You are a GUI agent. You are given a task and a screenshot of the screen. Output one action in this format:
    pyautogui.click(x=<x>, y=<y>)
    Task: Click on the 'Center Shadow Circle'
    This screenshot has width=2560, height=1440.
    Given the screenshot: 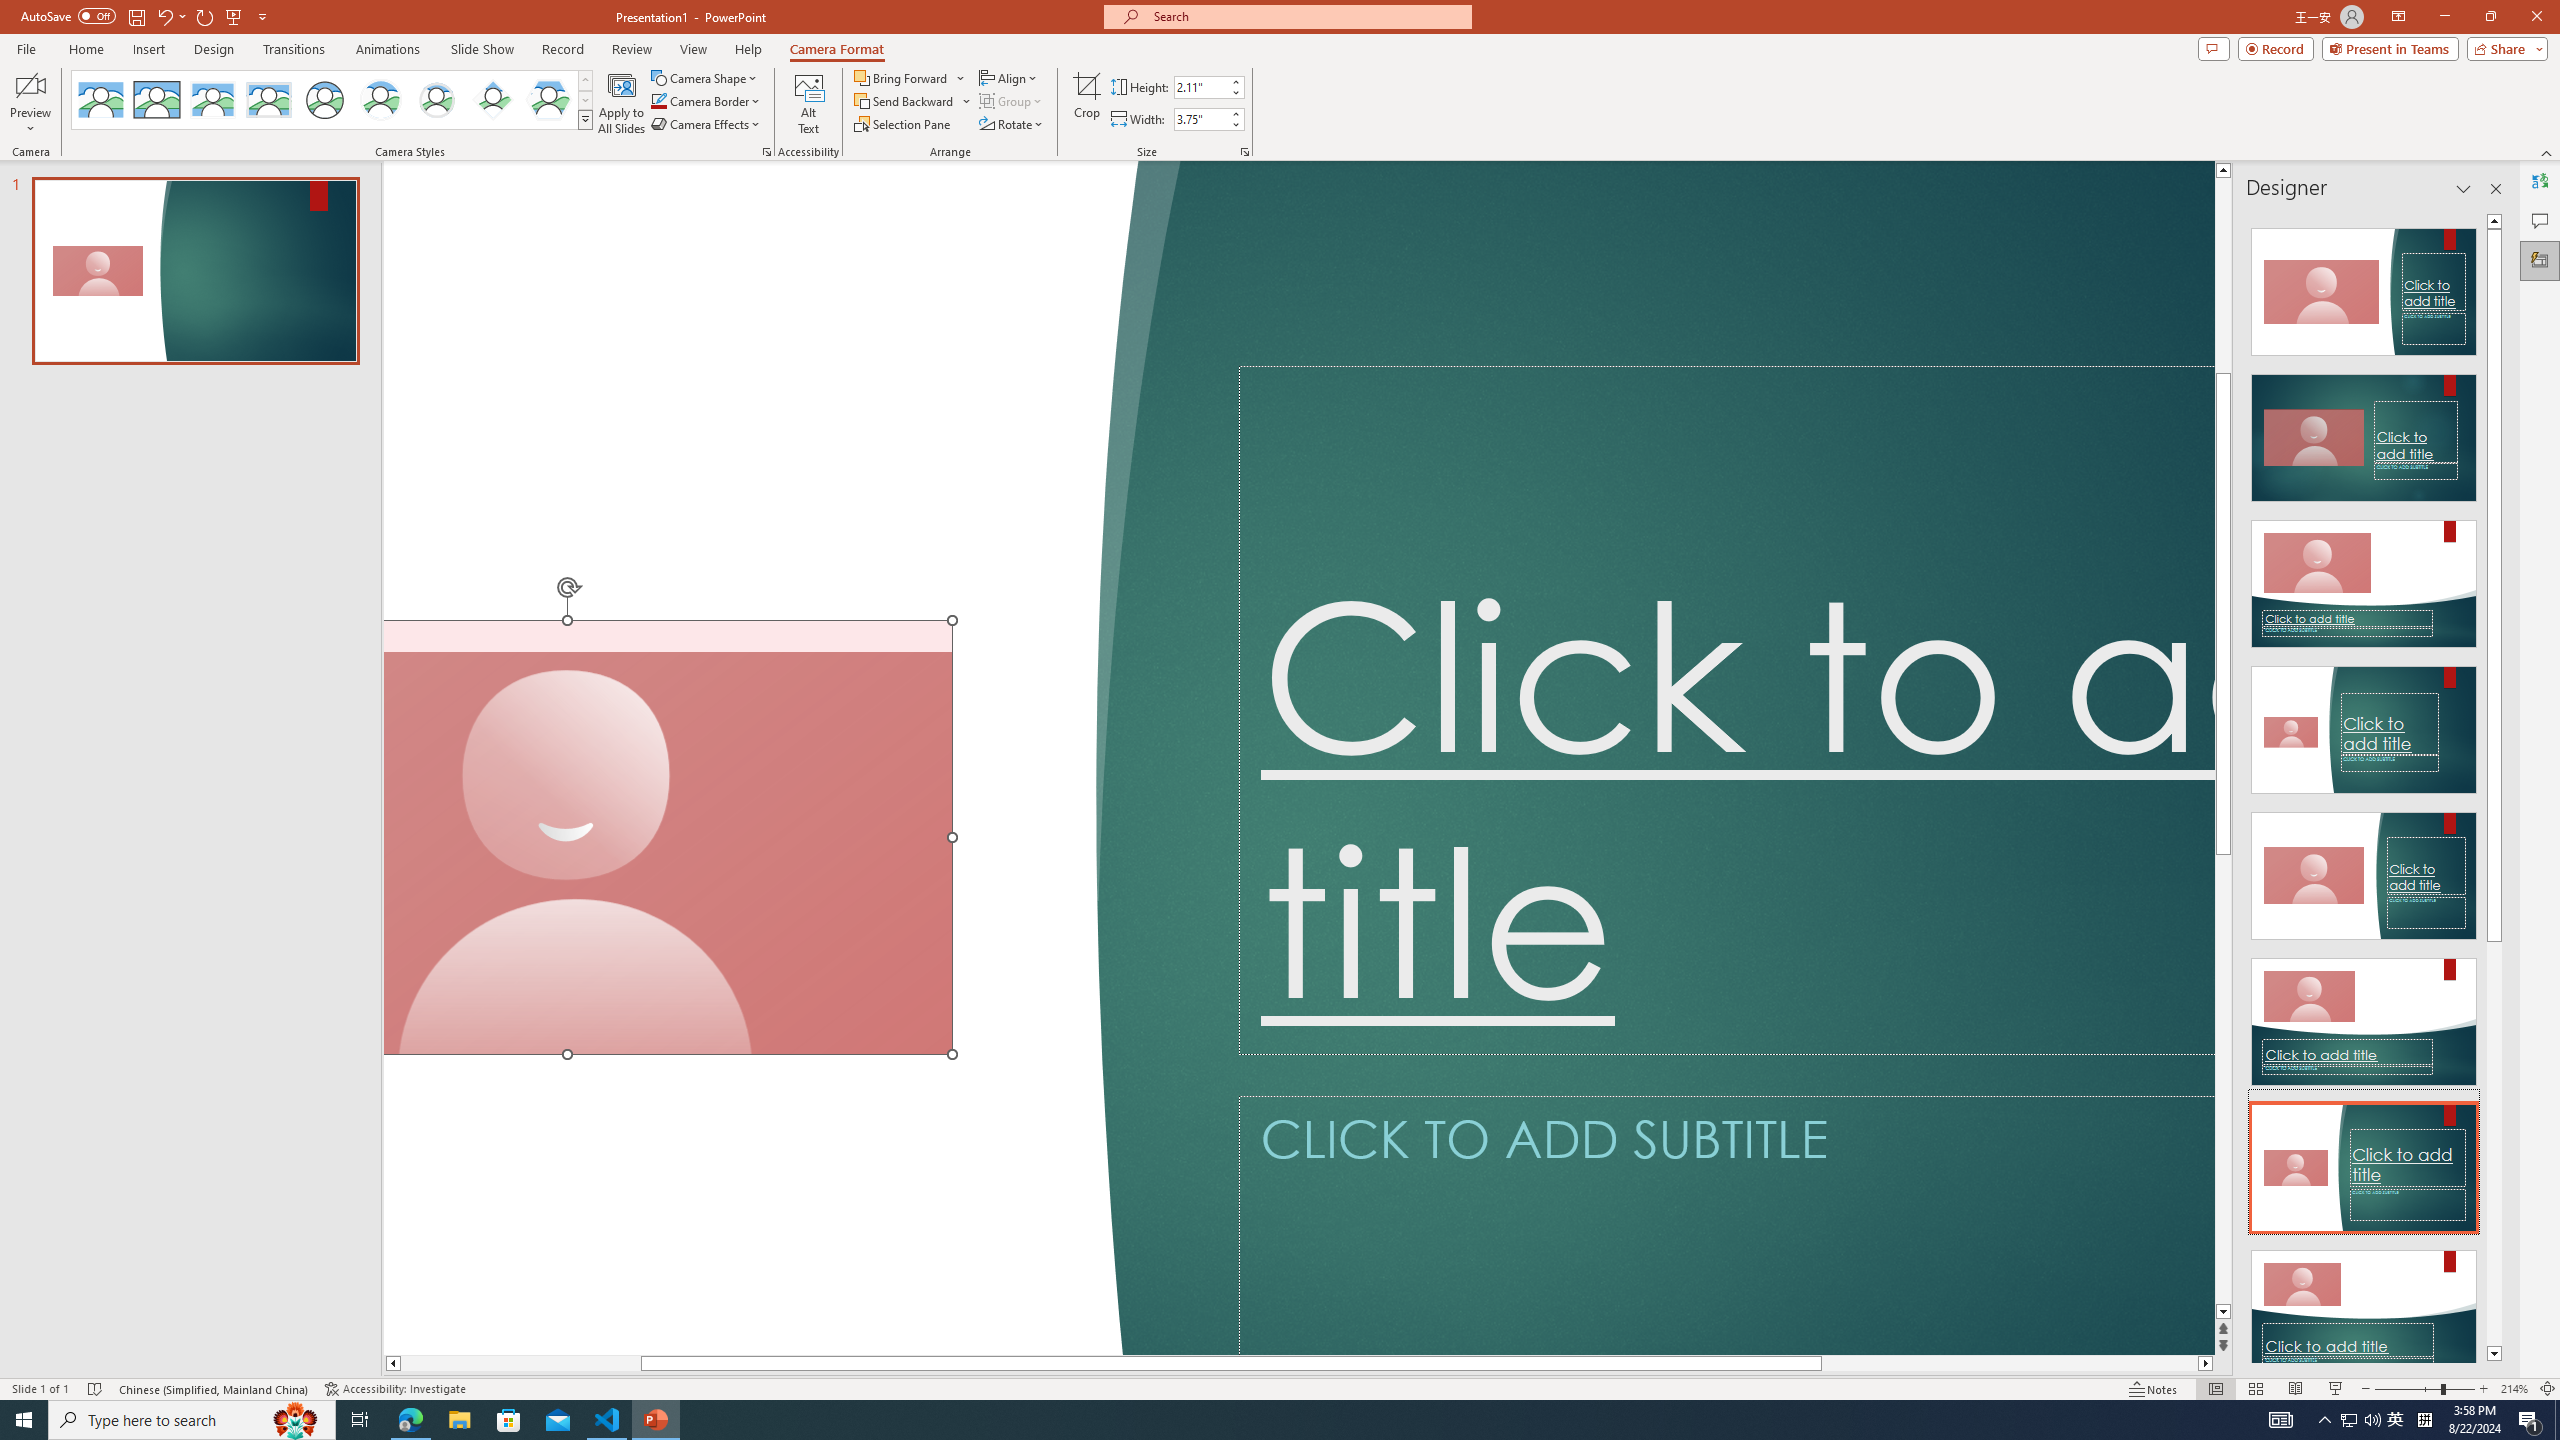 What is the action you would take?
    pyautogui.click(x=380, y=99)
    